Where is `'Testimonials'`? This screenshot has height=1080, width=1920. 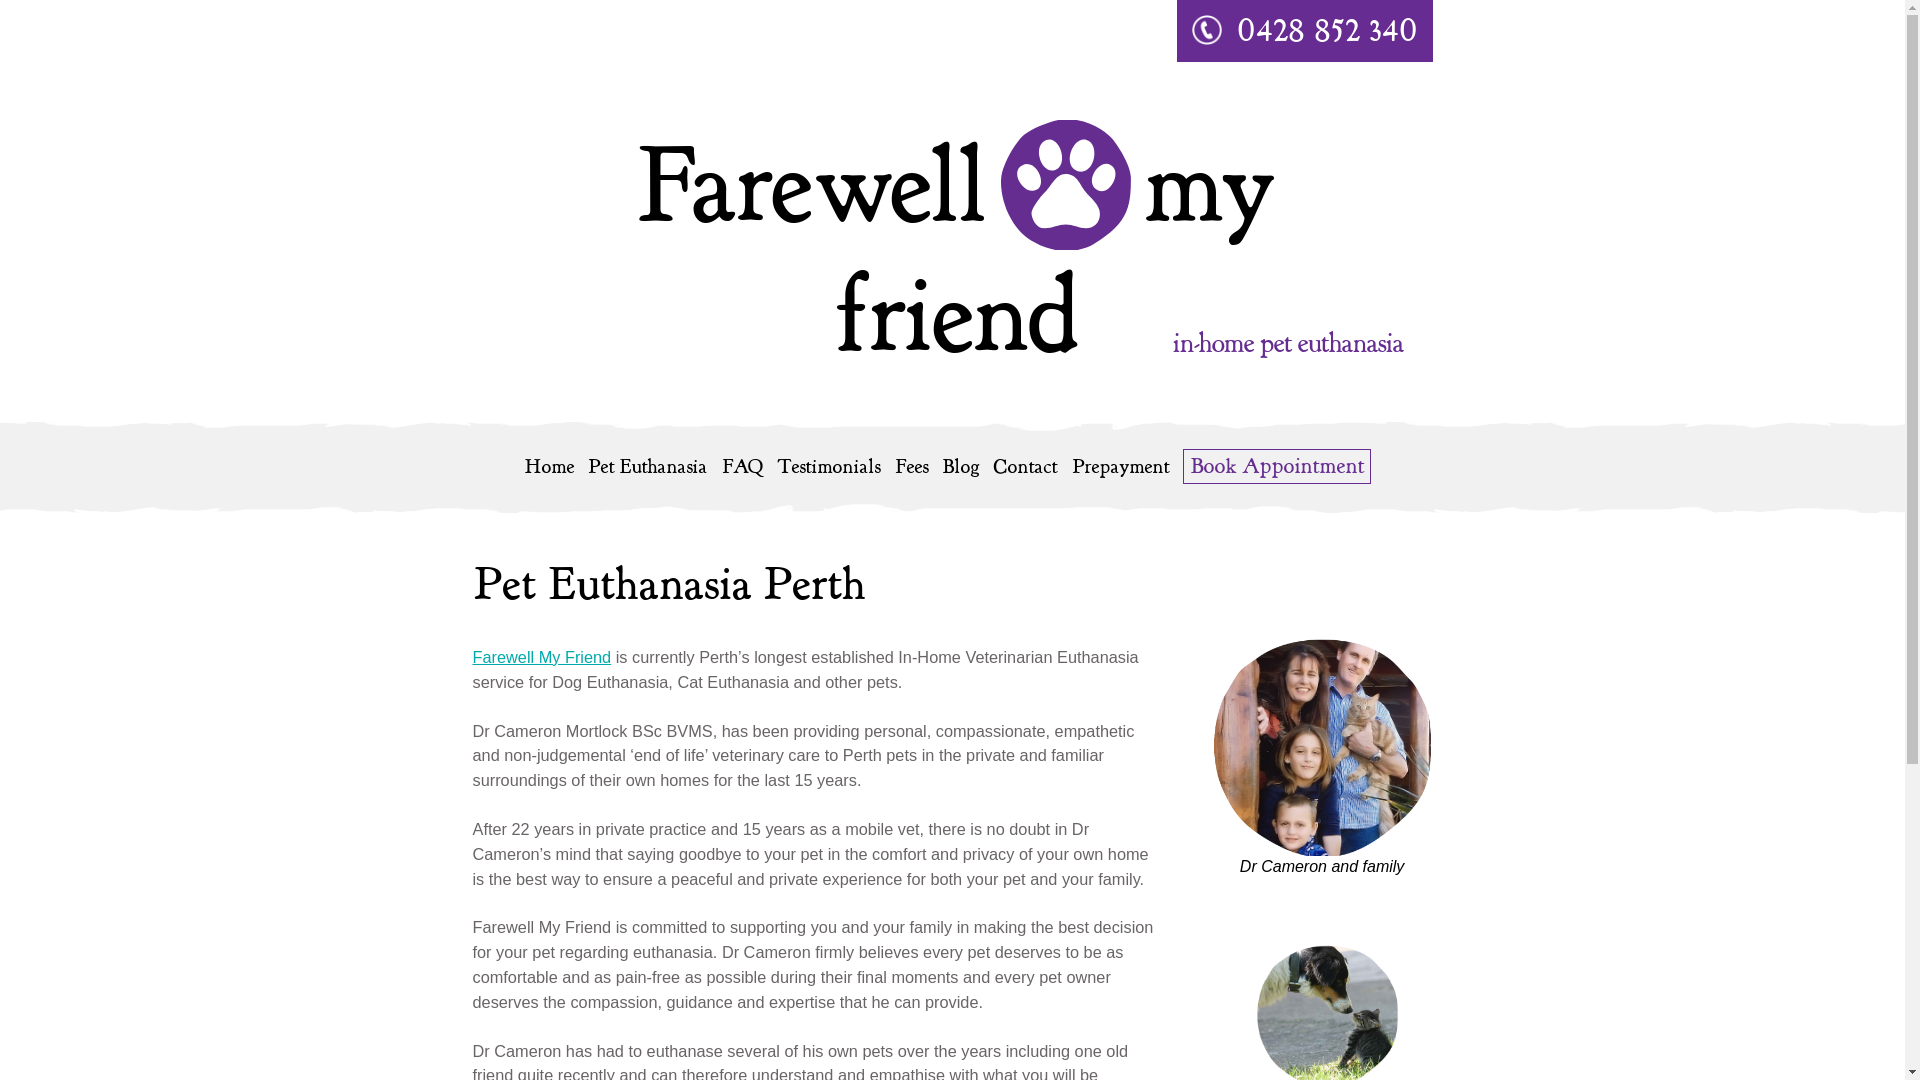
'Testimonials' is located at coordinates (828, 467).